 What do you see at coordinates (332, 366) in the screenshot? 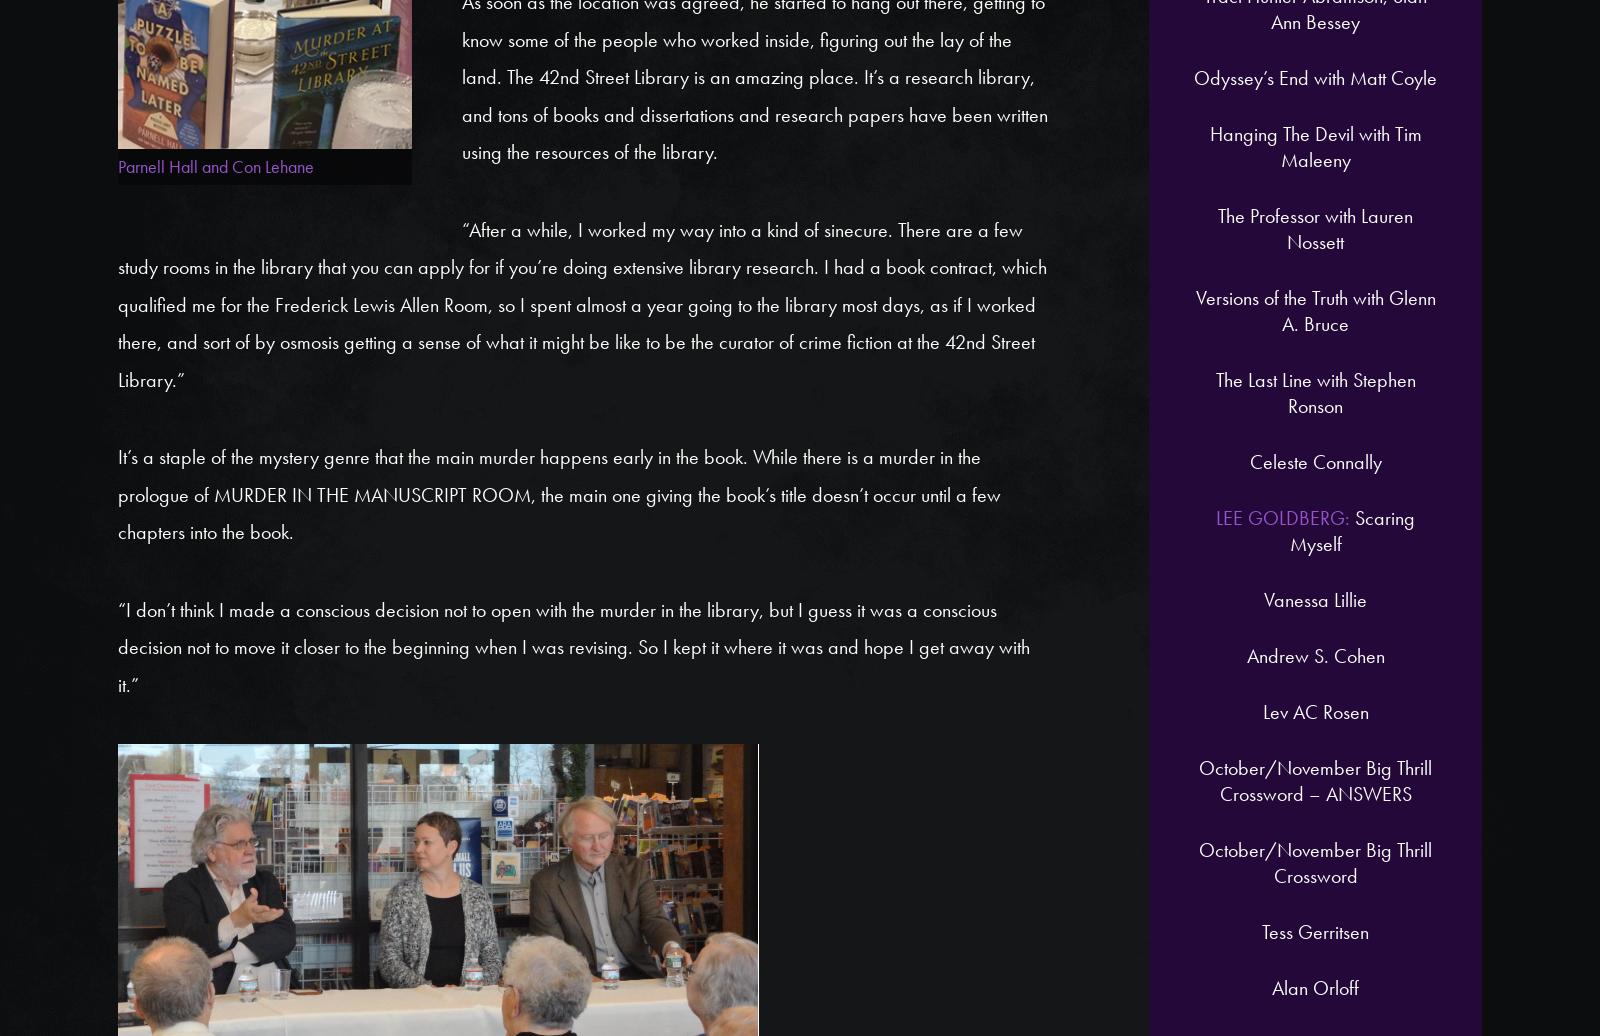
I see `'New Releases'` at bounding box center [332, 366].